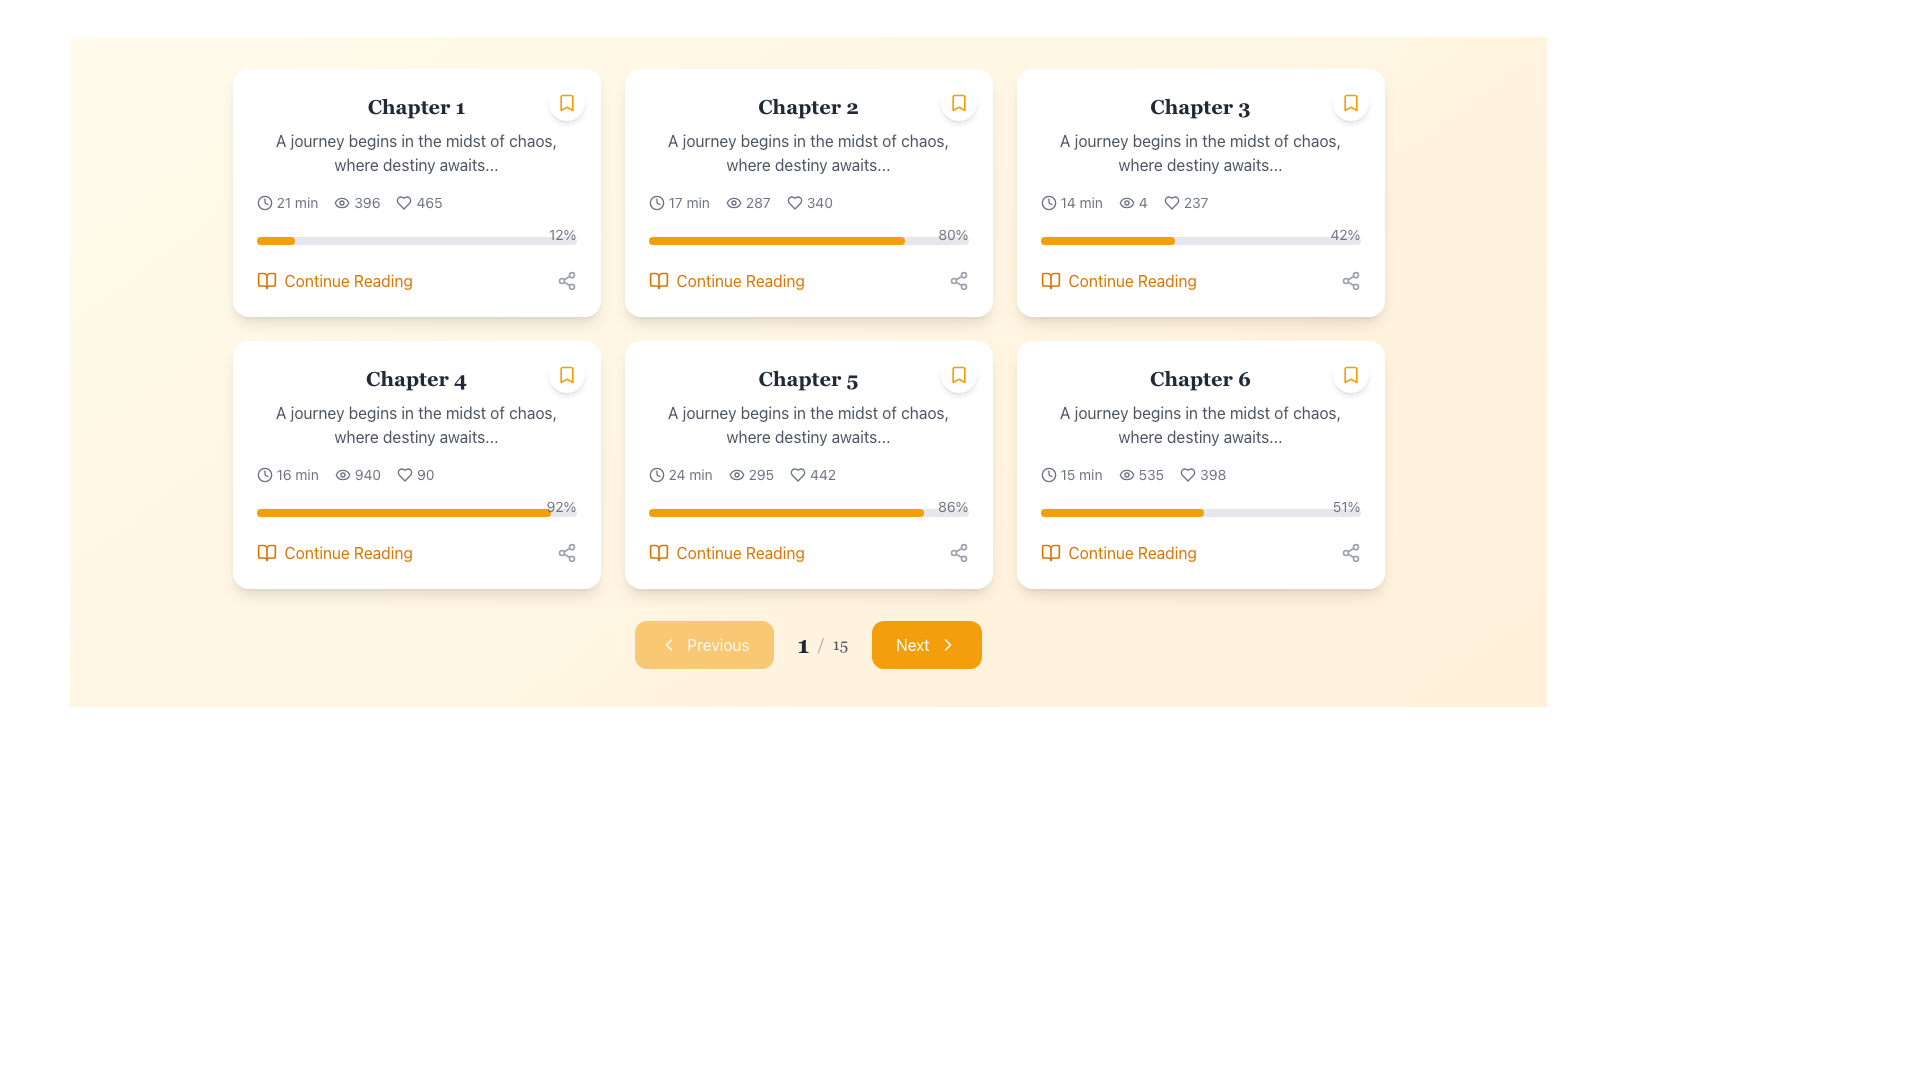 The image size is (1920, 1080). I want to click on the heart icon adjacent to the numerical text '340', which indicates the count of likes for Chapter 2, so click(809, 203).